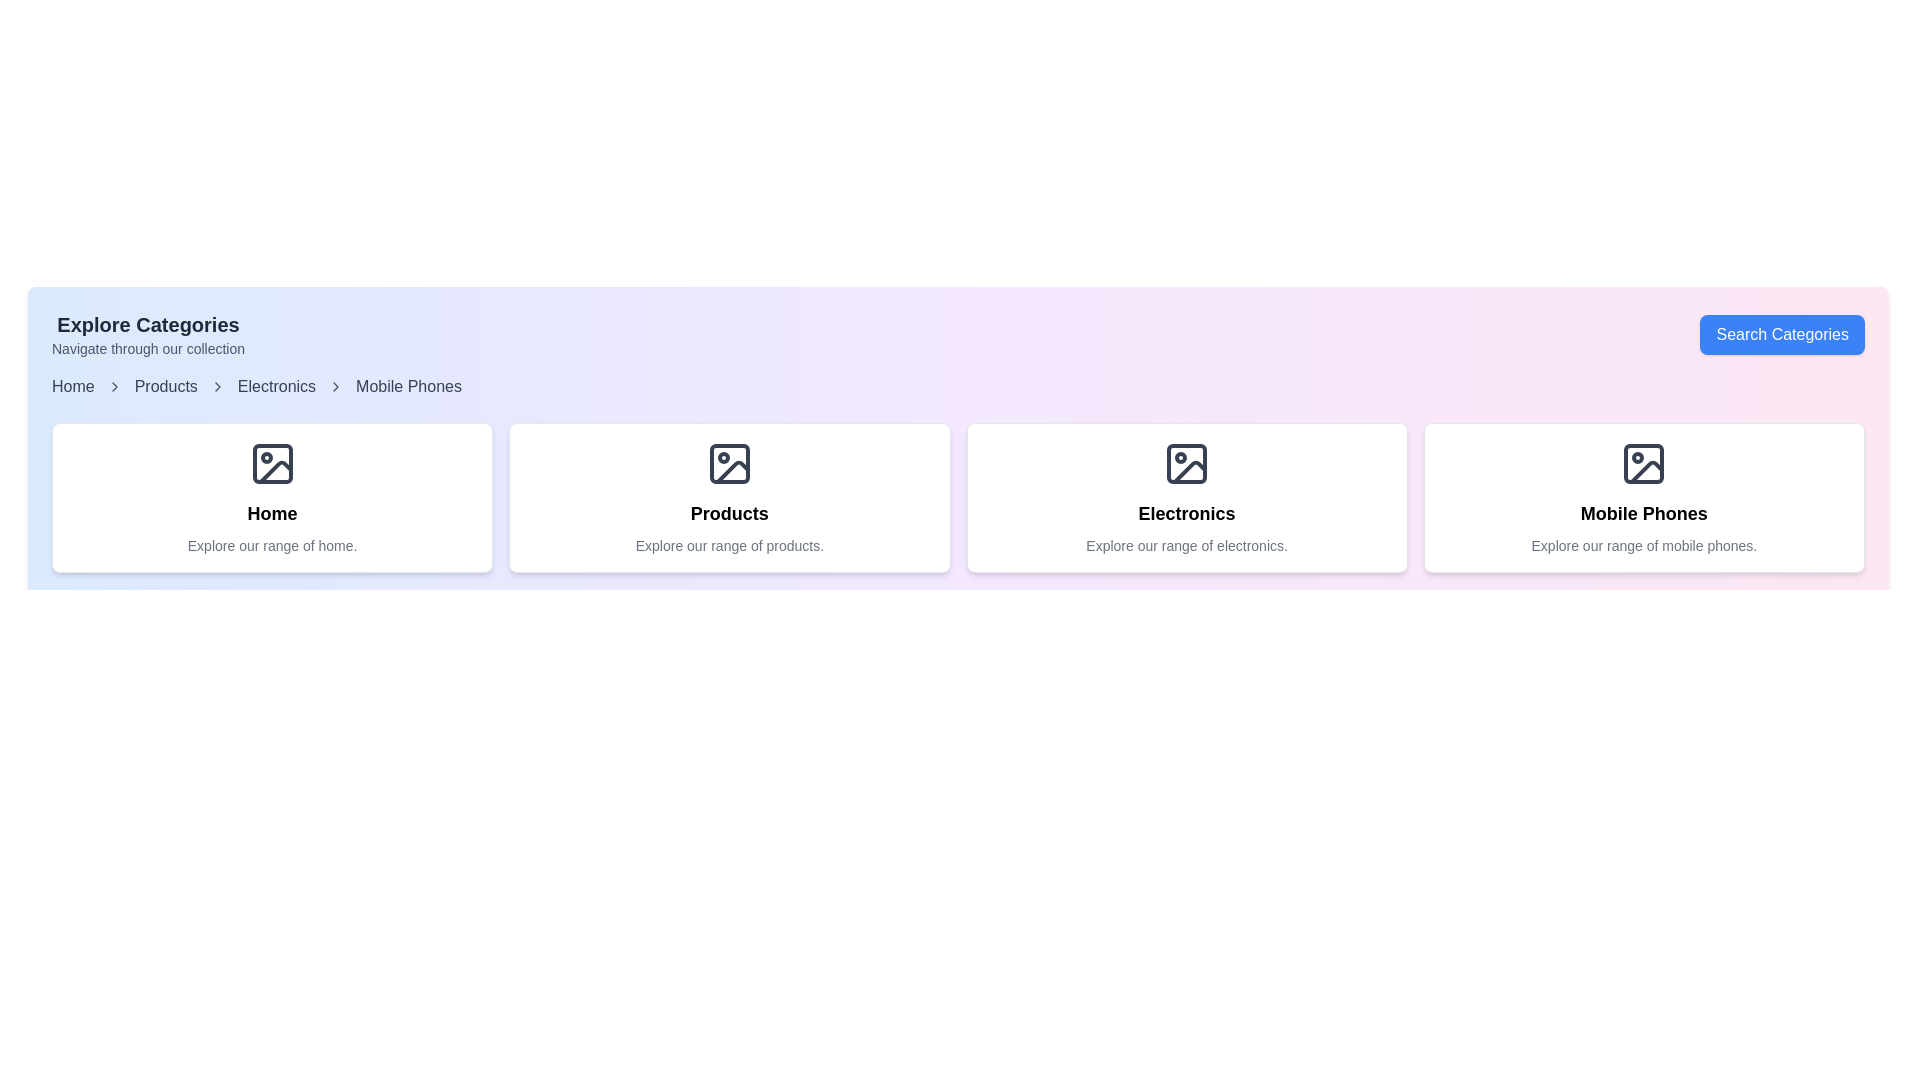  What do you see at coordinates (728, 463) in the screenshot?
I see `the Products icon located at the center-top of the Products card` at bounding box center [728, 463].